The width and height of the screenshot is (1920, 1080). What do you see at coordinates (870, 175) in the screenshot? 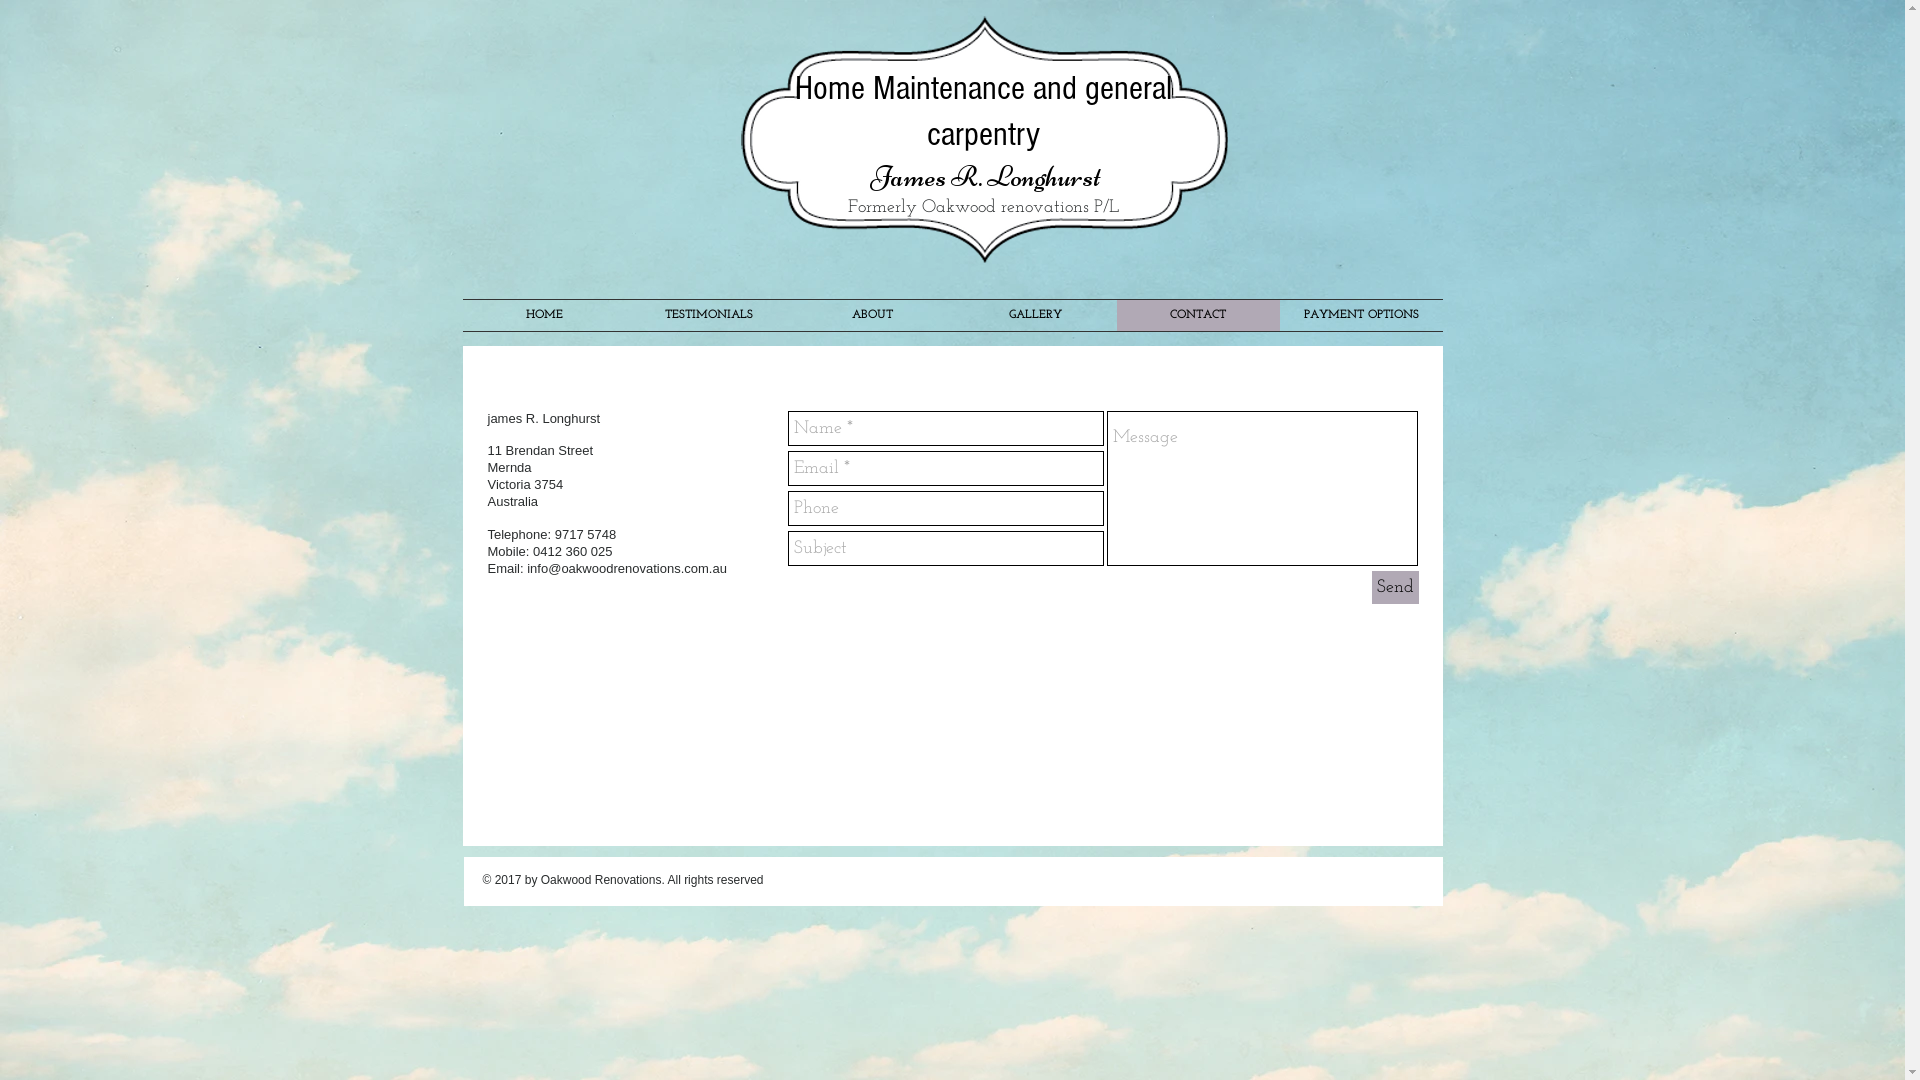
I see `'James R. Longhurst'` at bounding box center [870, 175].